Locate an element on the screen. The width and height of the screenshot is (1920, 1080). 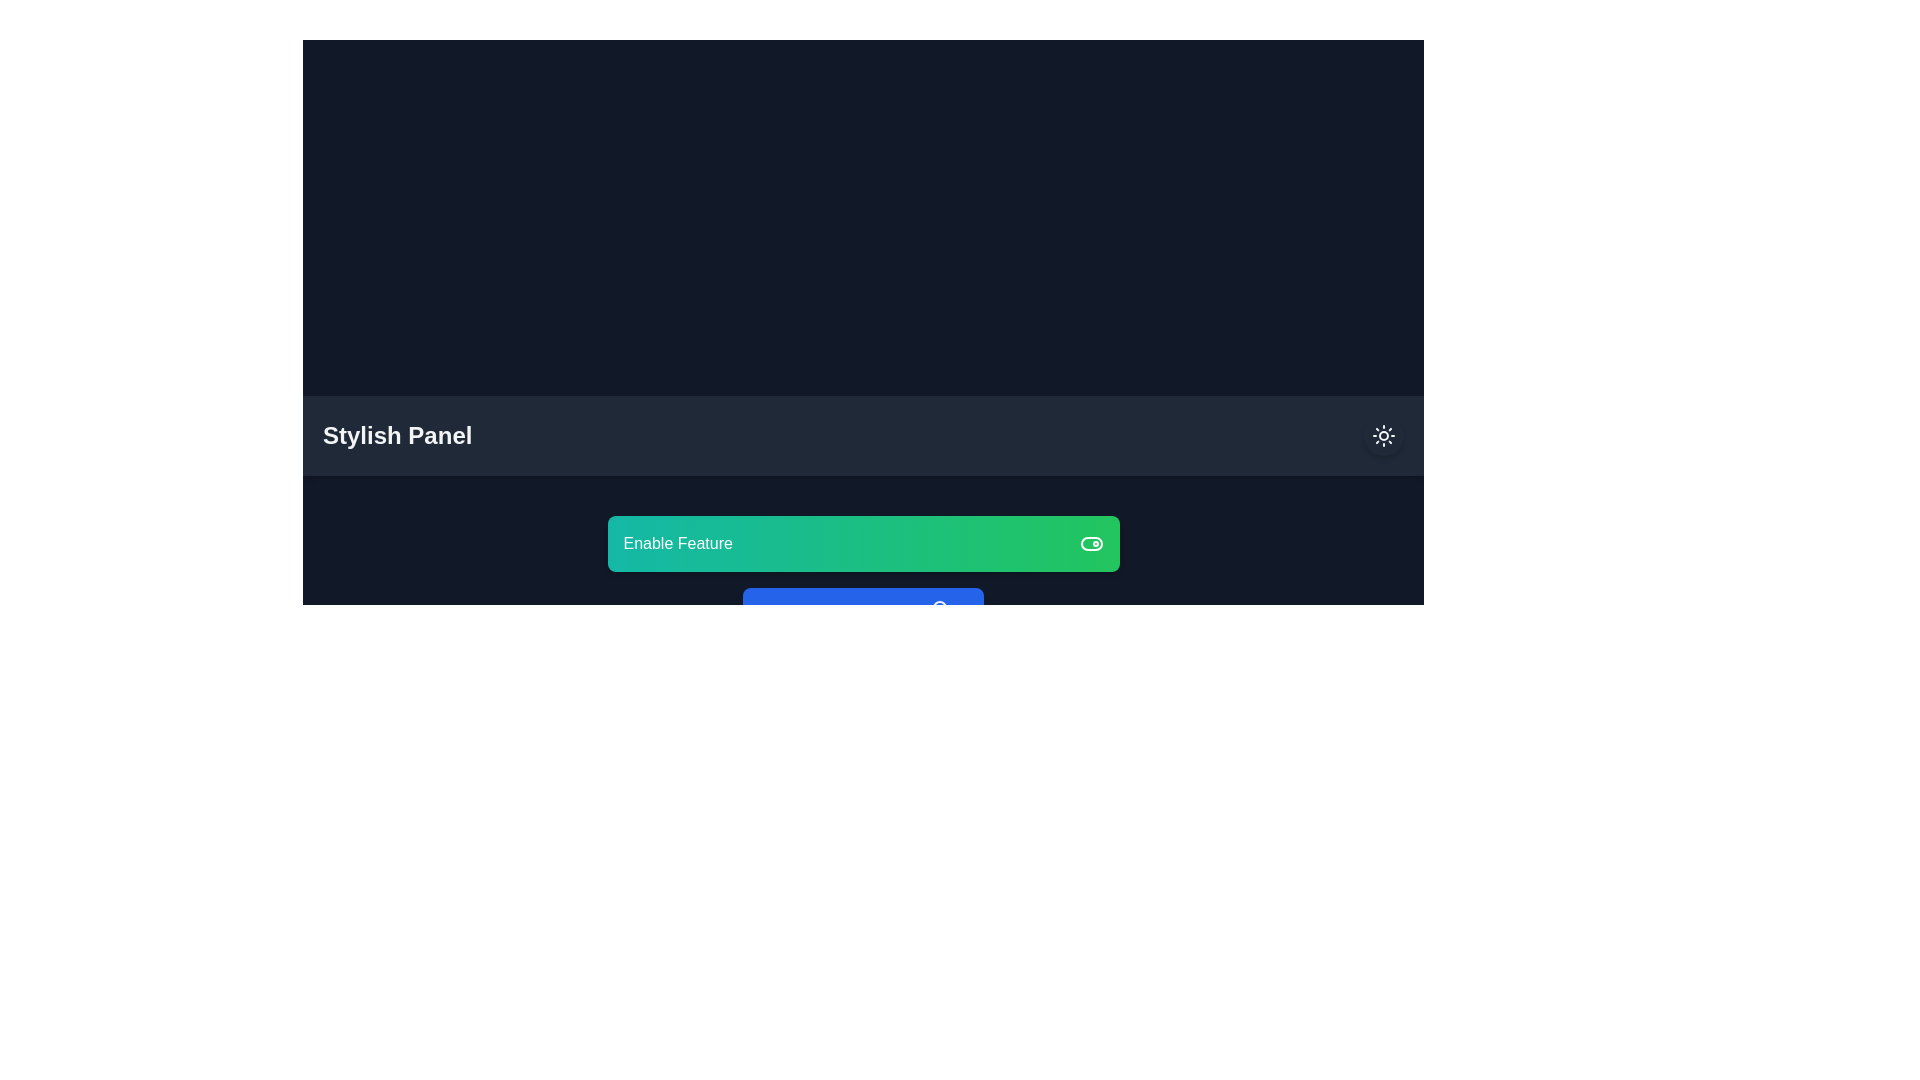
the button located directly below the 'Enable Feature' green button is located at coordinates (863, 611).